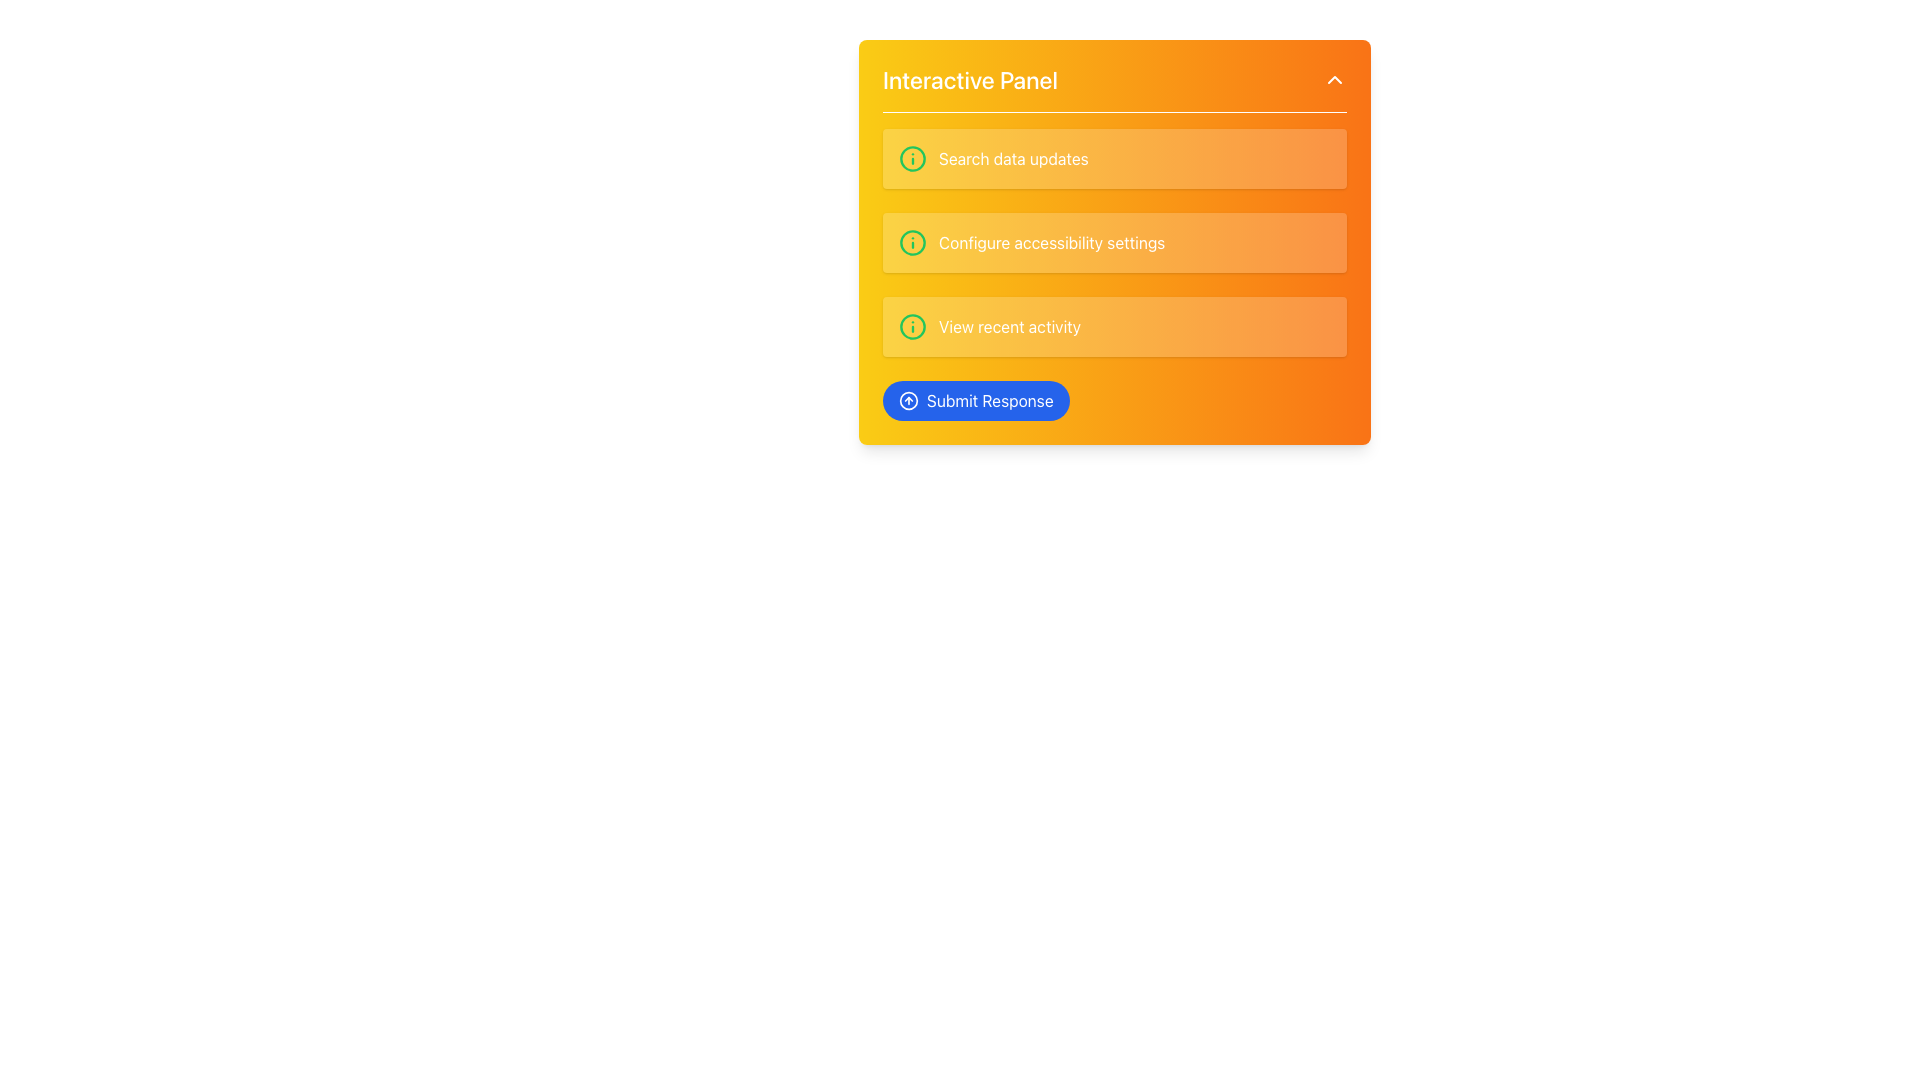 The height and width of the screenshot is (1080, 1920). What do you see at coordinates (911, 326) in the screenshot?
I see `the circular SVG icon with a green stroke and no fill, which is part of the 'View recent activity' option in the 'Interactive Panel'` at bounding box center [911, 326].